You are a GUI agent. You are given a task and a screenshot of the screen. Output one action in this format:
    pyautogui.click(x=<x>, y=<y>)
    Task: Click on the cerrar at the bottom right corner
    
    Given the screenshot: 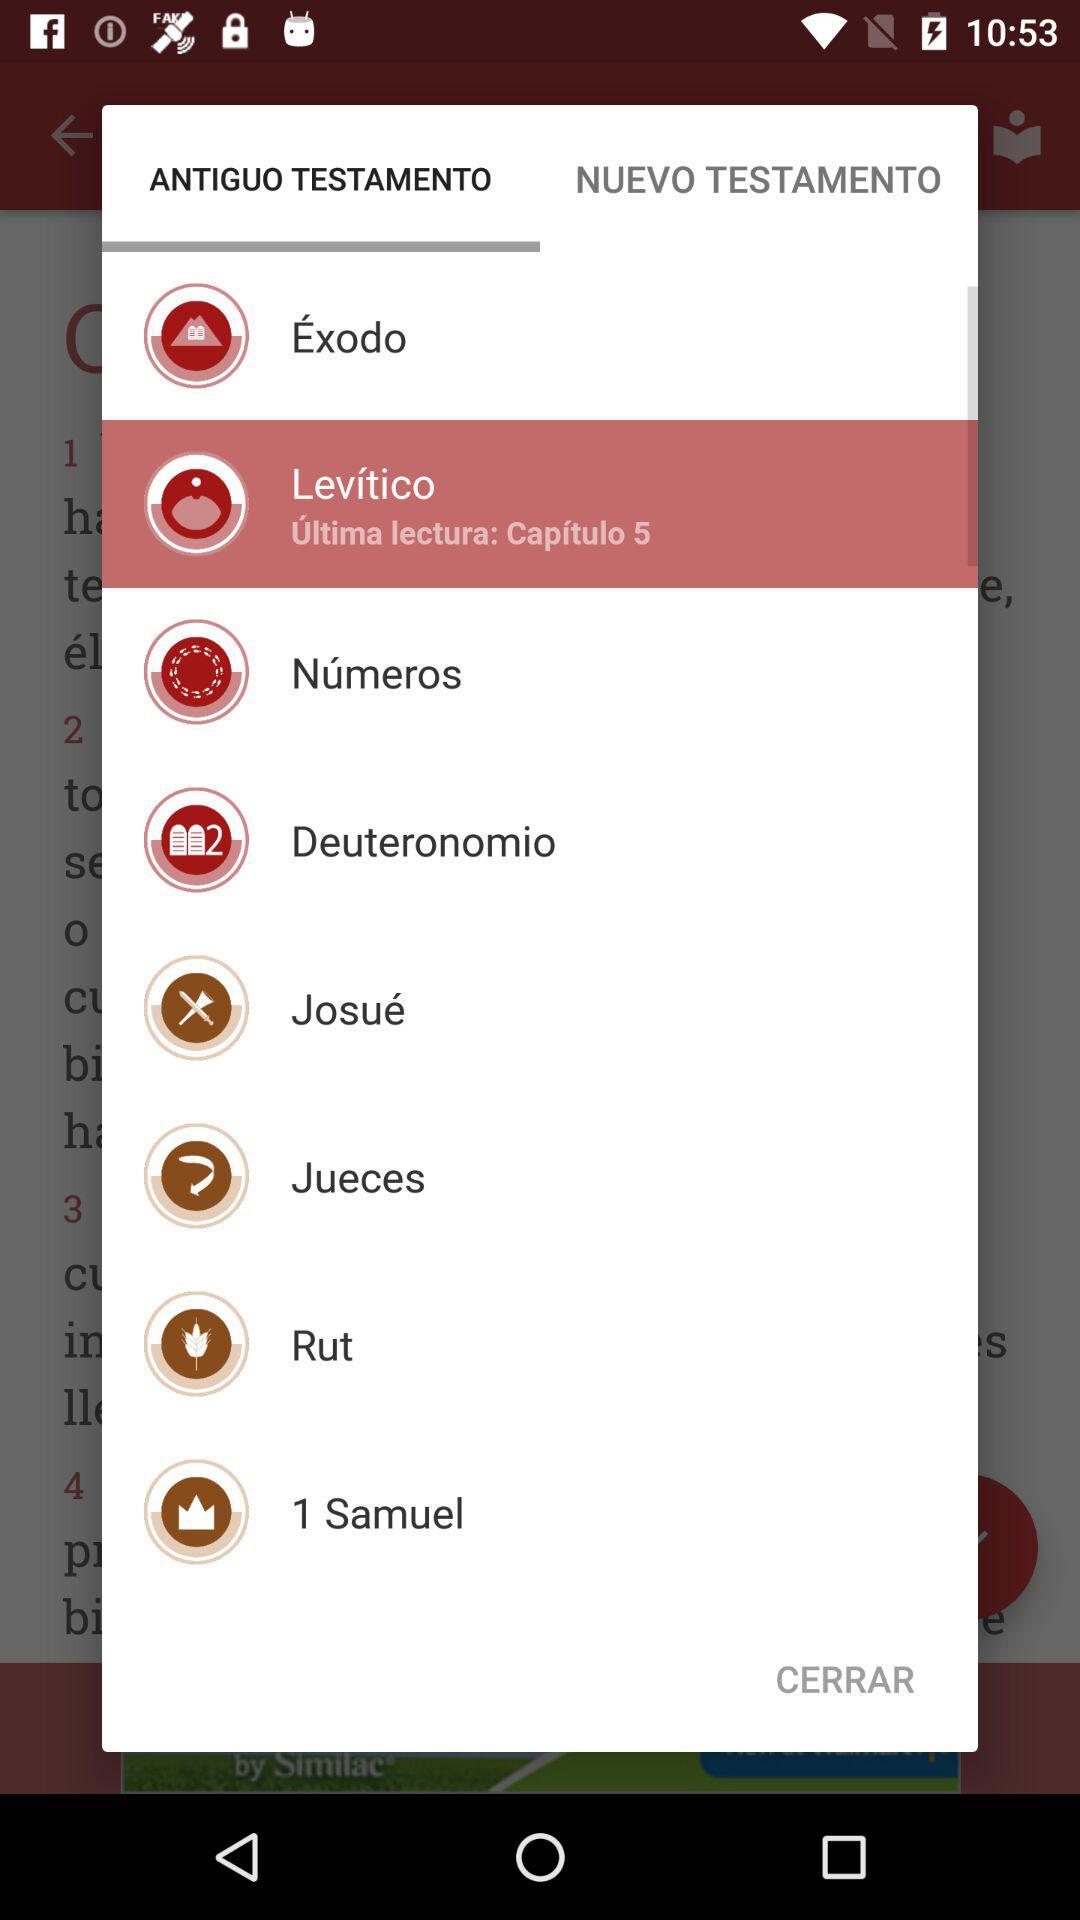 What is the action you would take?
    pyautogui.click(x=845, y=1678)
    